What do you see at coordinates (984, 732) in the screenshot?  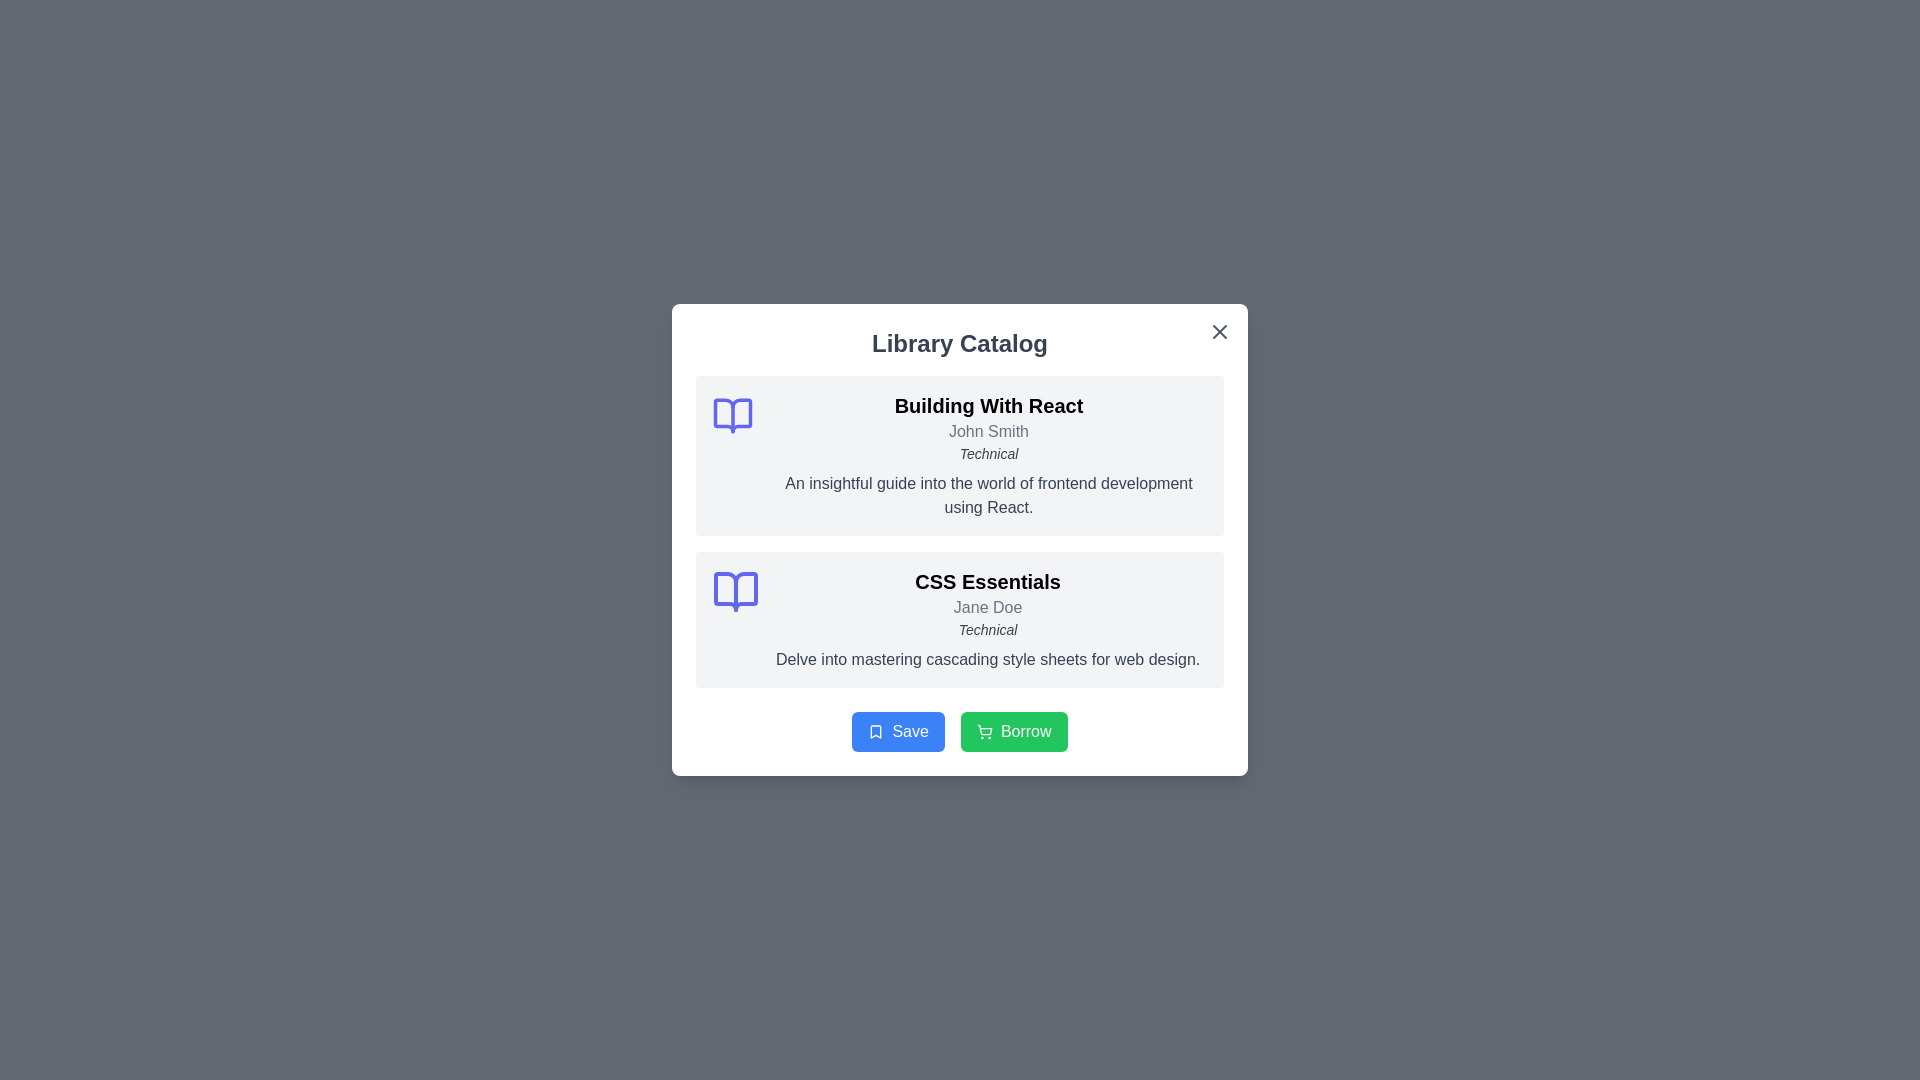 I see `the shopping cart icon SVG located within the green 'Borrow' button in the Library Catalog modal` at bounding box center [984, 732].